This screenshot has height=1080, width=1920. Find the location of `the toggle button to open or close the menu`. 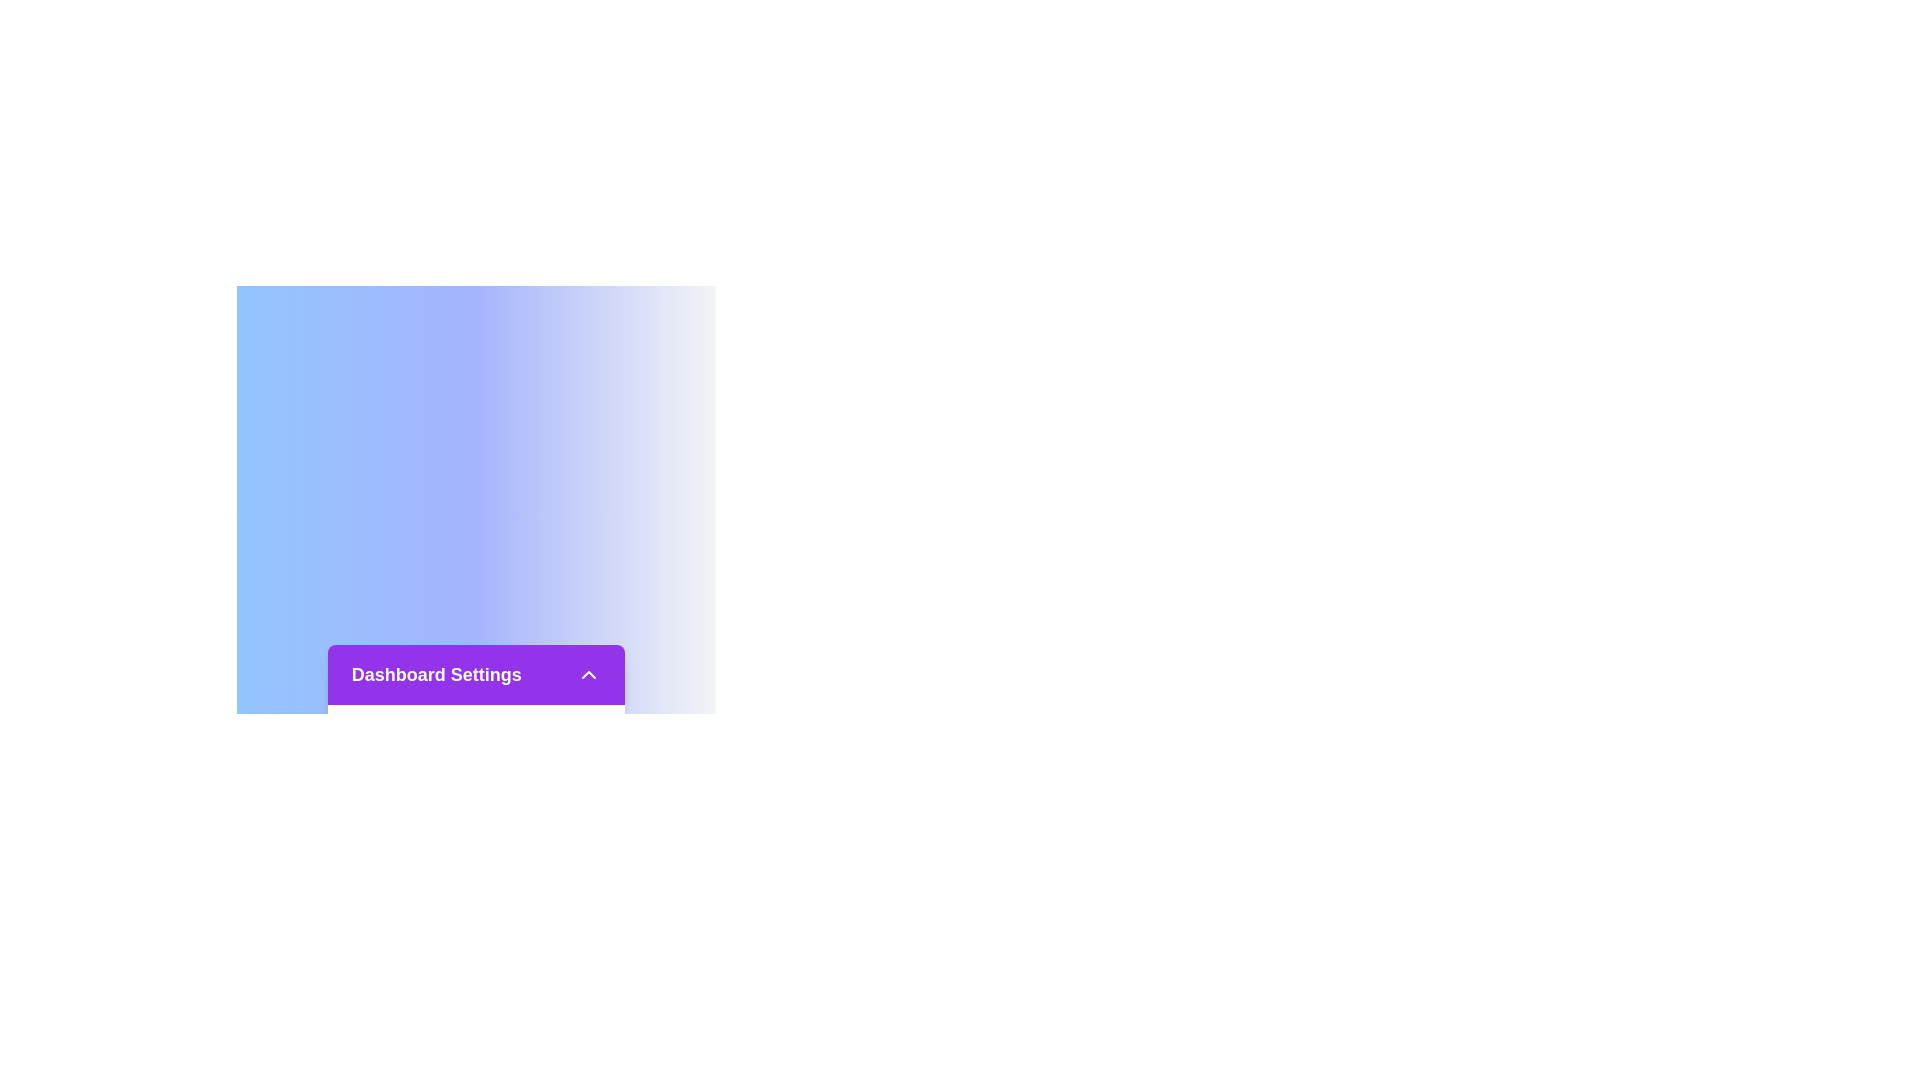

the toggle button to open or close the menu is located at coordinates (588, 675).